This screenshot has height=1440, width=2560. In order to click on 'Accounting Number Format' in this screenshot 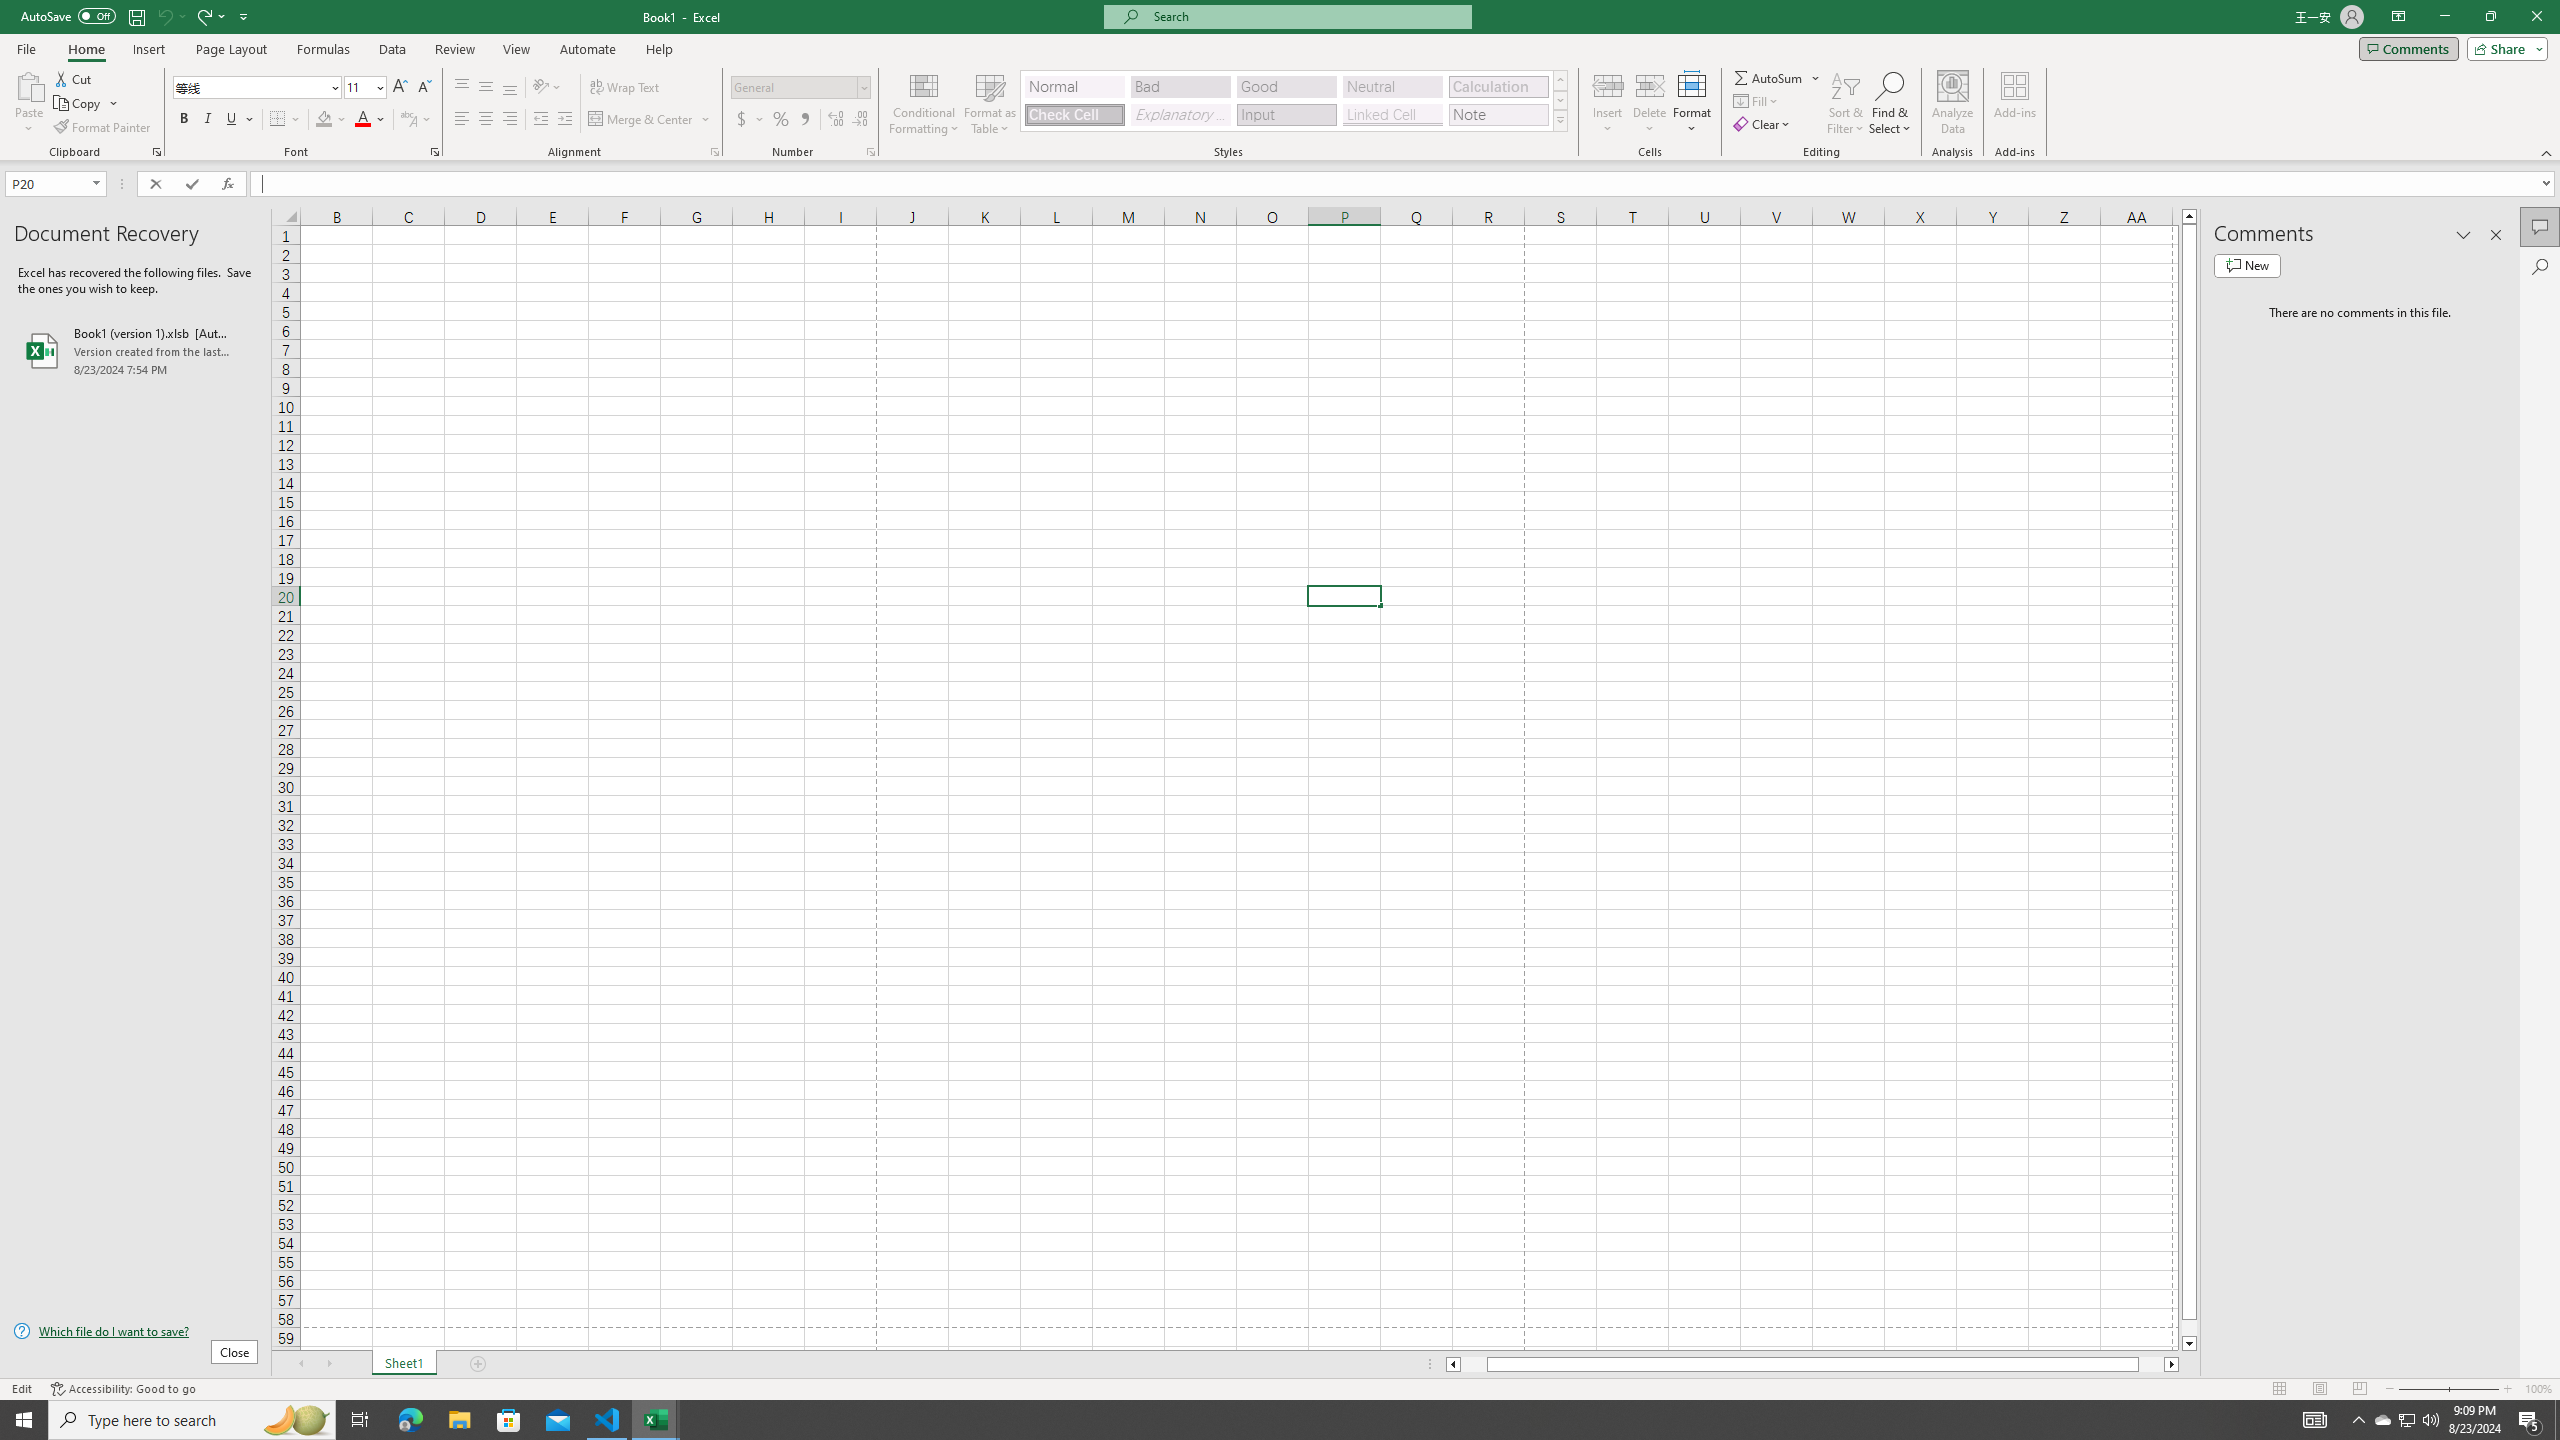, I will do `click(750, 118)`.